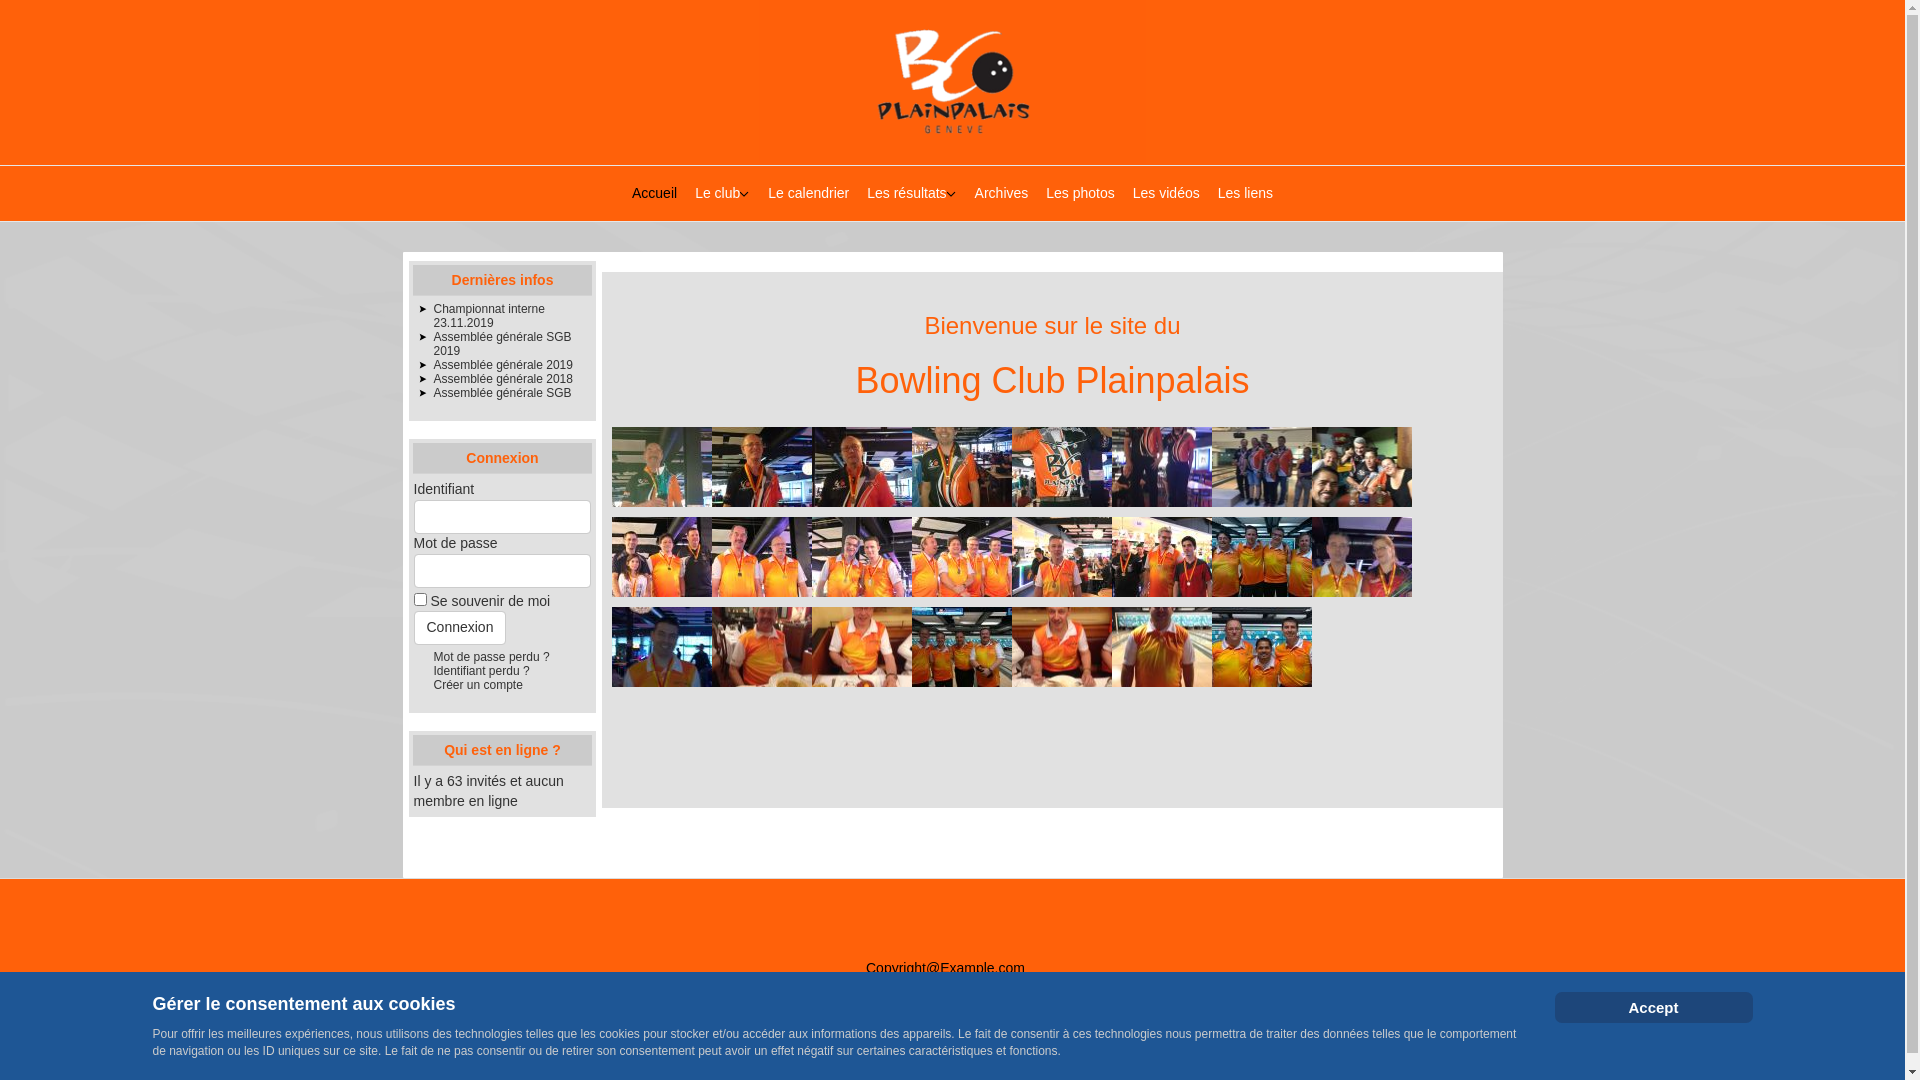  I want to click on 'Archives', so click(1002, 193).